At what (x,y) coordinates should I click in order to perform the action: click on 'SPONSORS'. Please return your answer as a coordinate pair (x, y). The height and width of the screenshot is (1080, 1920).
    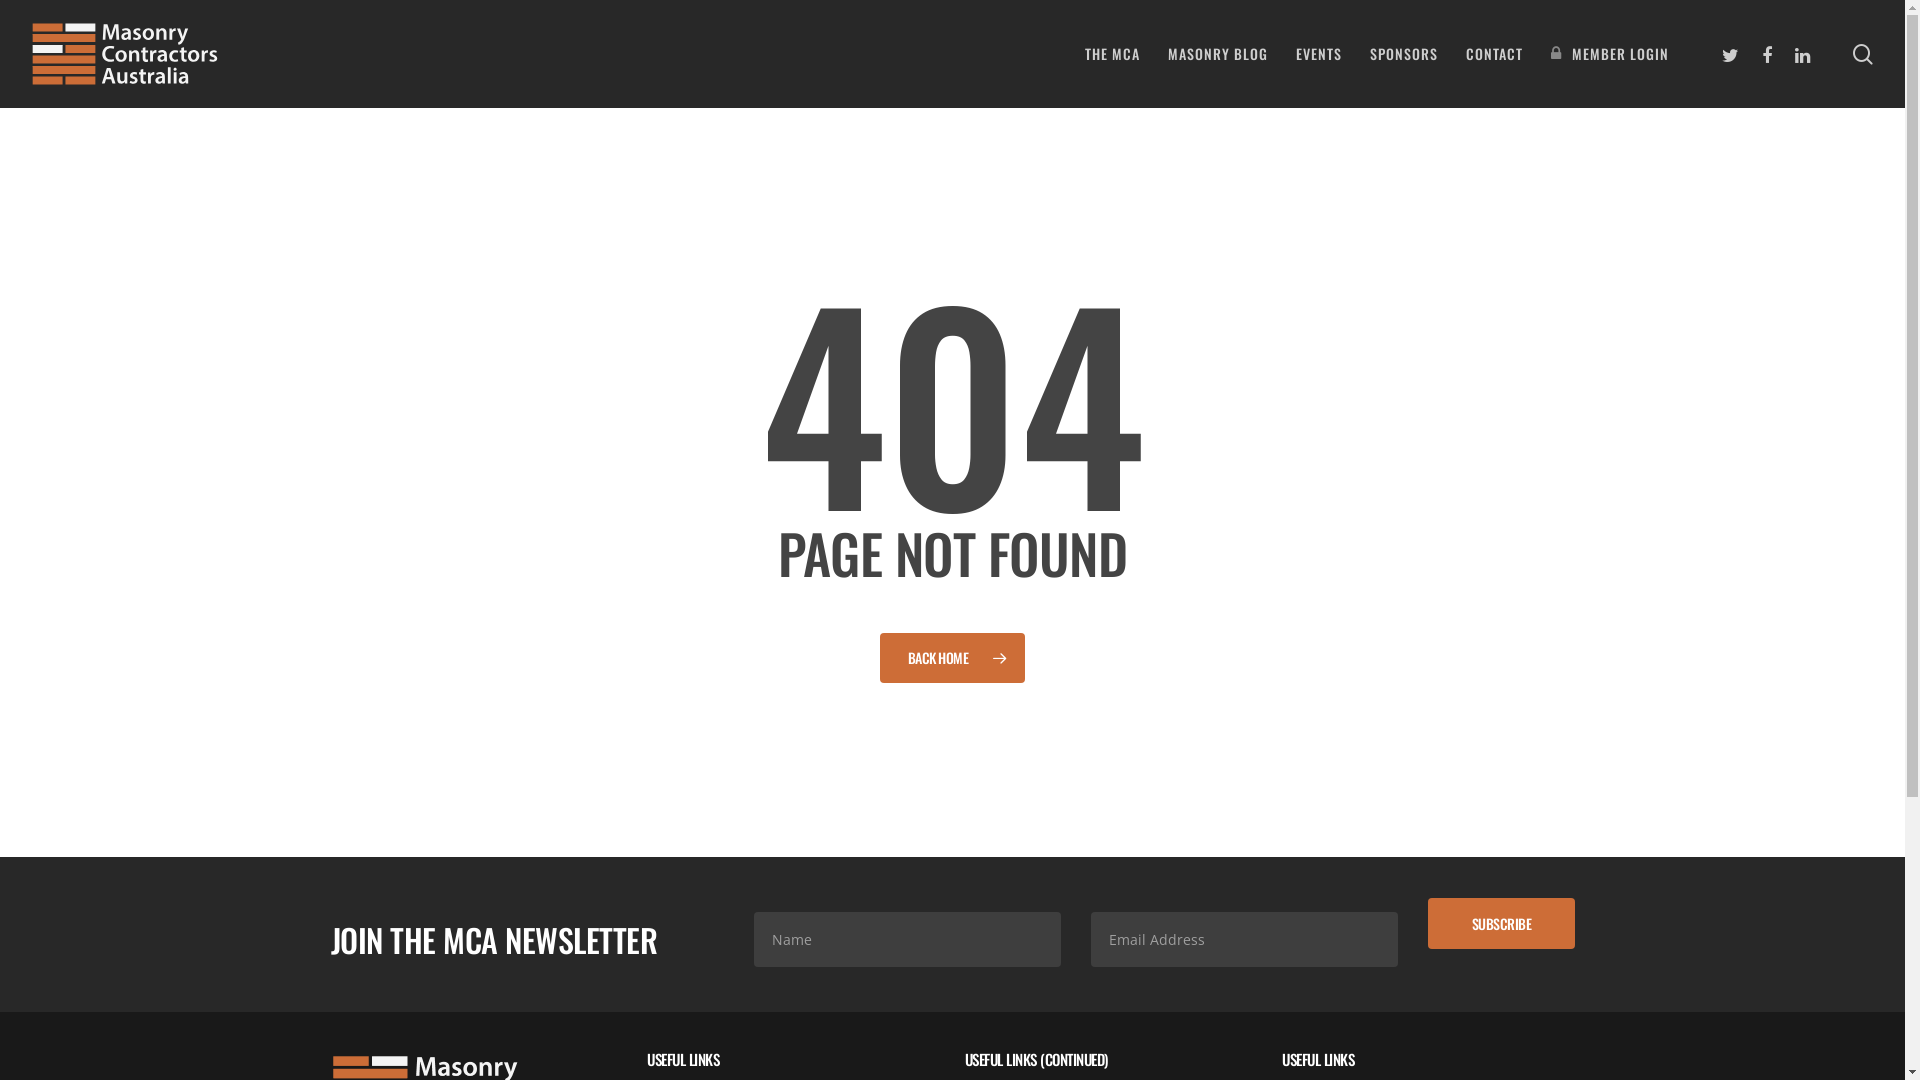
    Looking at the image, I should click on (1402, 53).